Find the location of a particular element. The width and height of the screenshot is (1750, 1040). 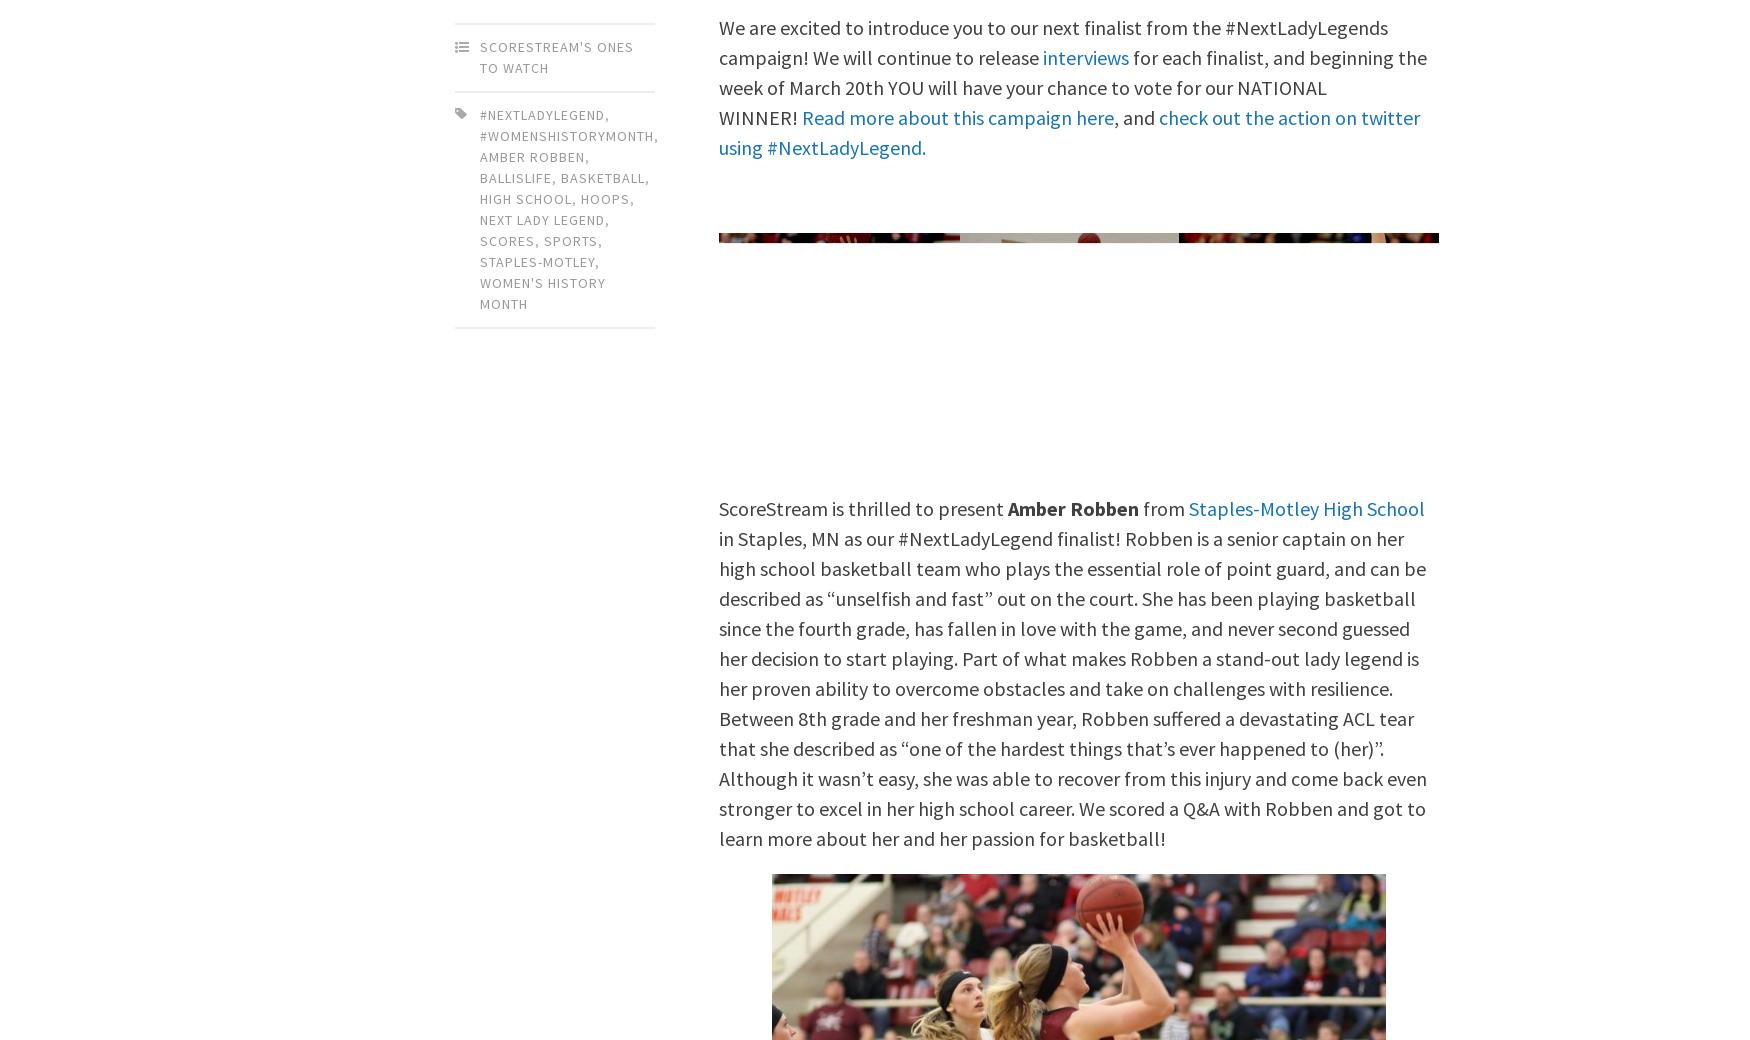

'Women's History Month' is located at coordinates (542, 291).